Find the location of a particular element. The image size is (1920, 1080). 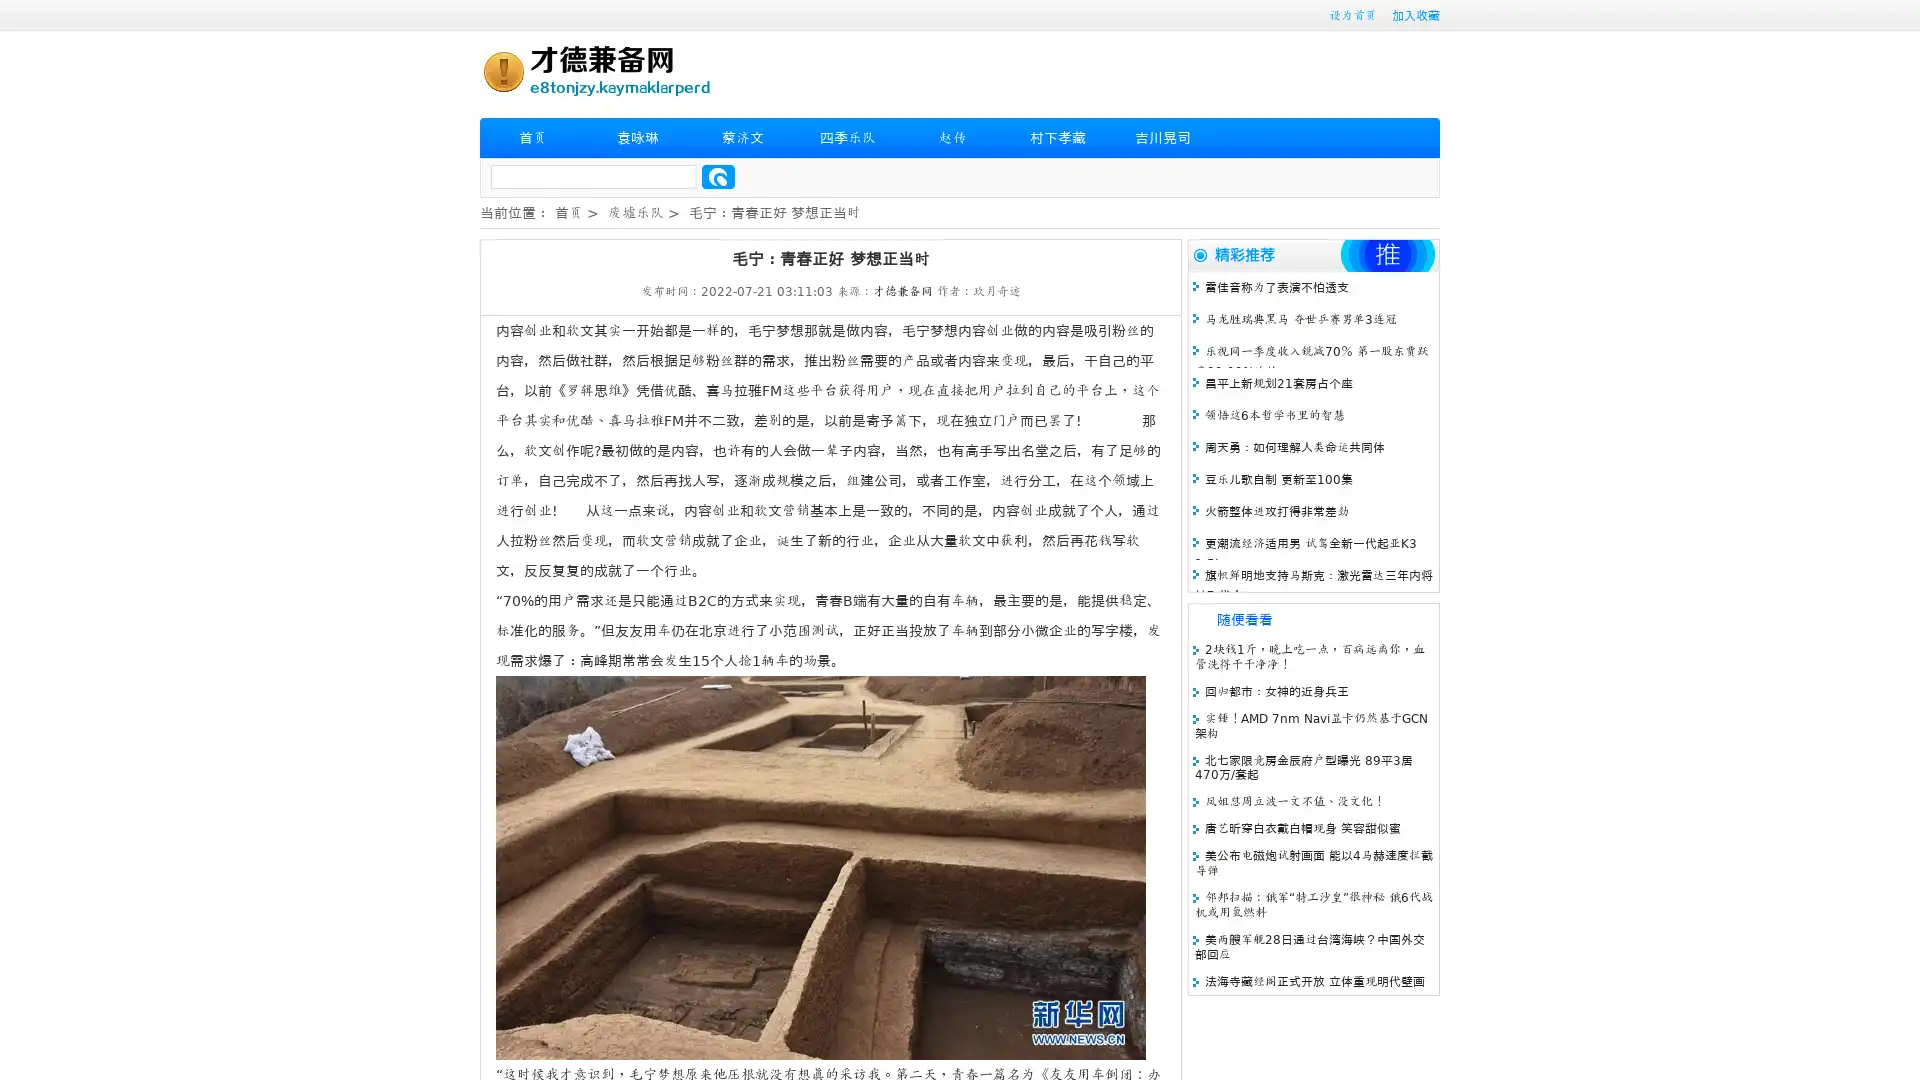

Search is located at coordinates (718, 176).